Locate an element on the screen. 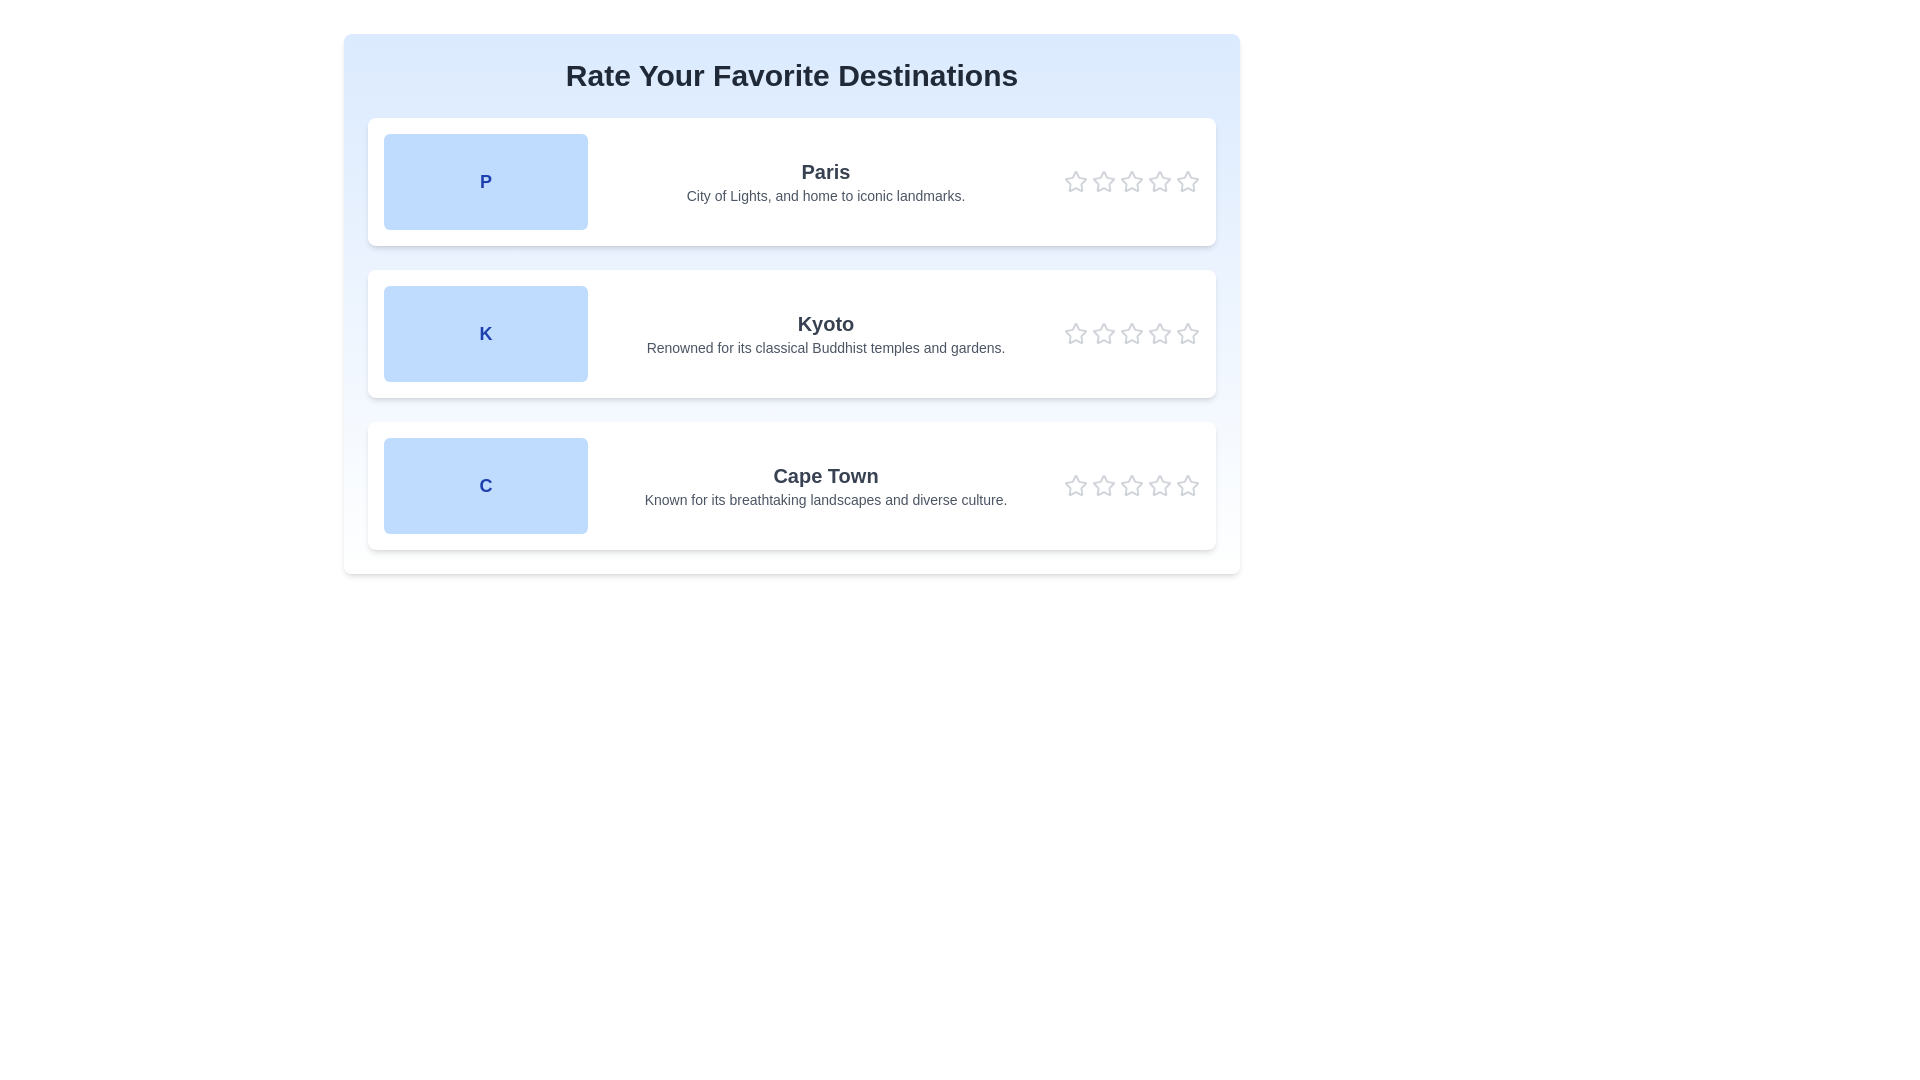 This screenshot has height=1080, width=1920. the third star icon in the rating system located in the 'Cape Town' section to rate is located at coordinates (1103, 486).